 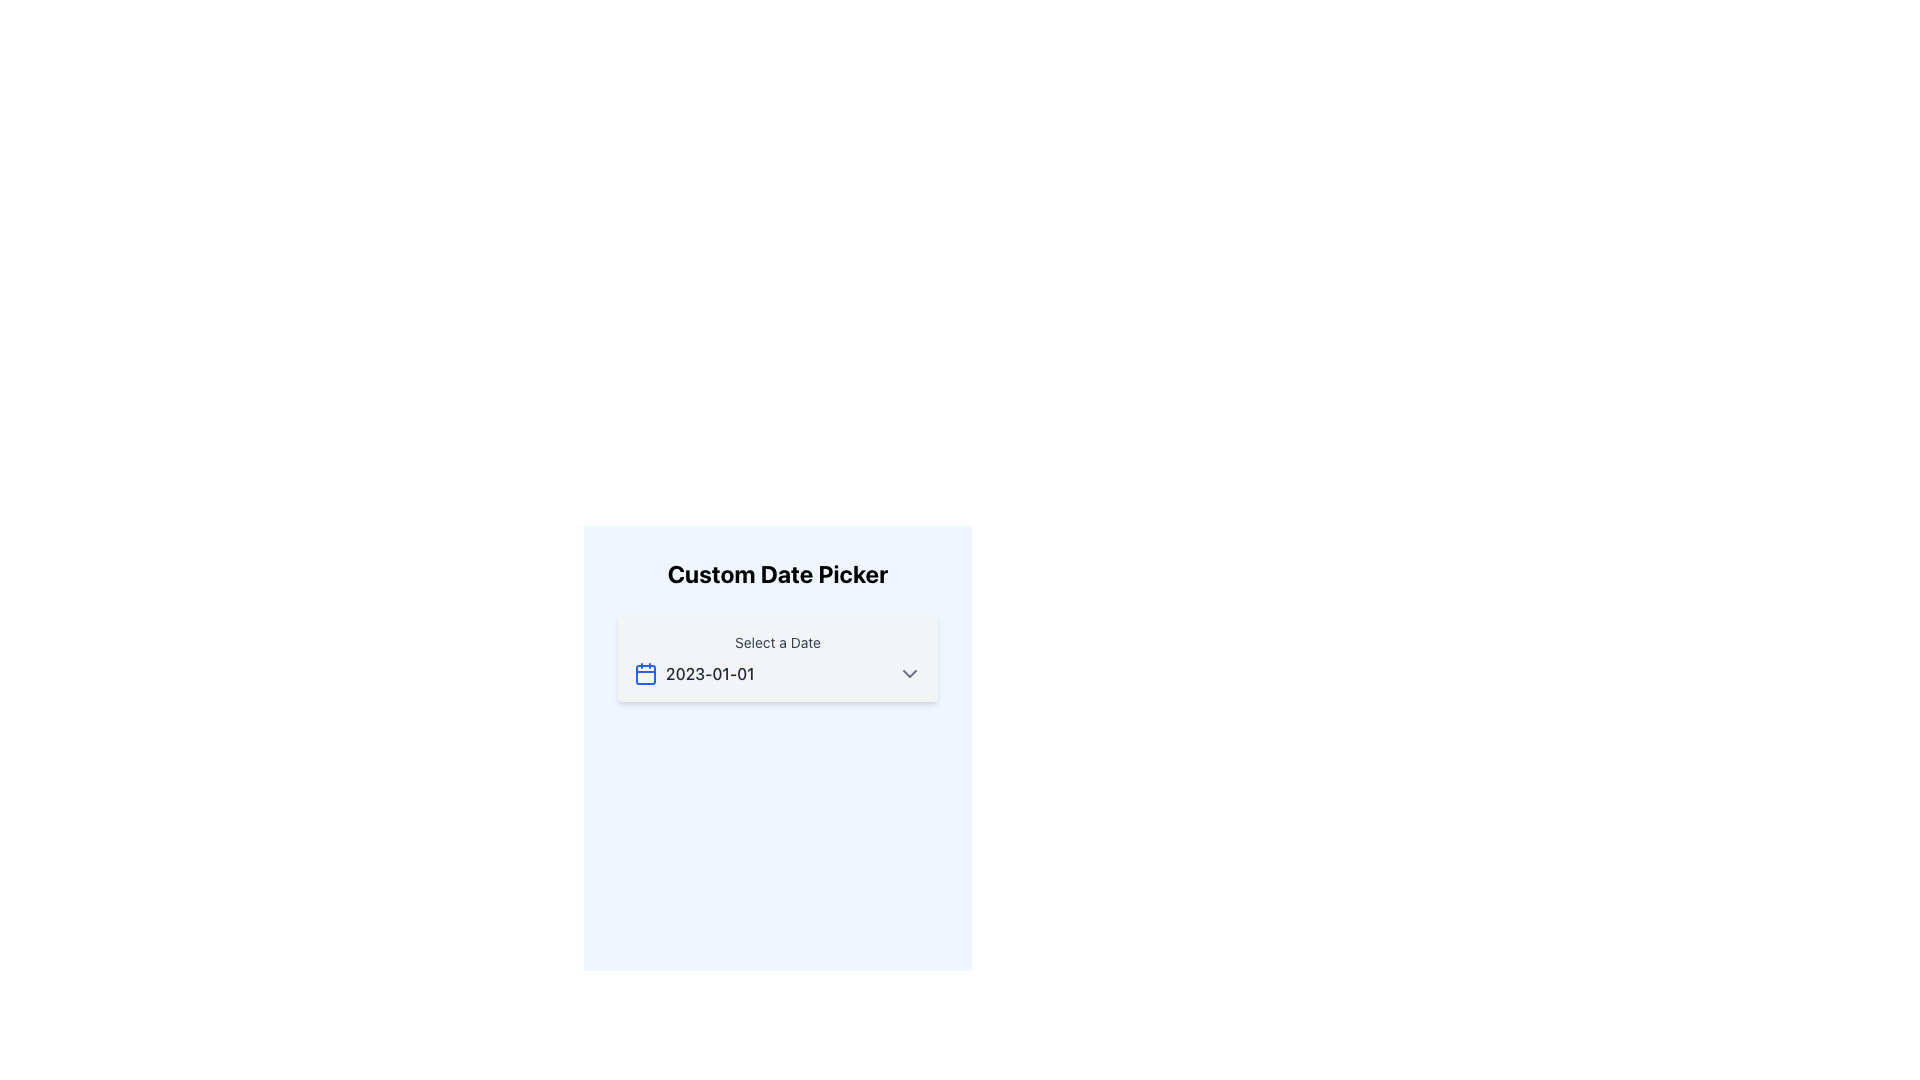 I want to click on the blue calendar icon with a rounded rectangular outline, located to the left of the date display text '2023-01-01', so click(x=646, y=674).